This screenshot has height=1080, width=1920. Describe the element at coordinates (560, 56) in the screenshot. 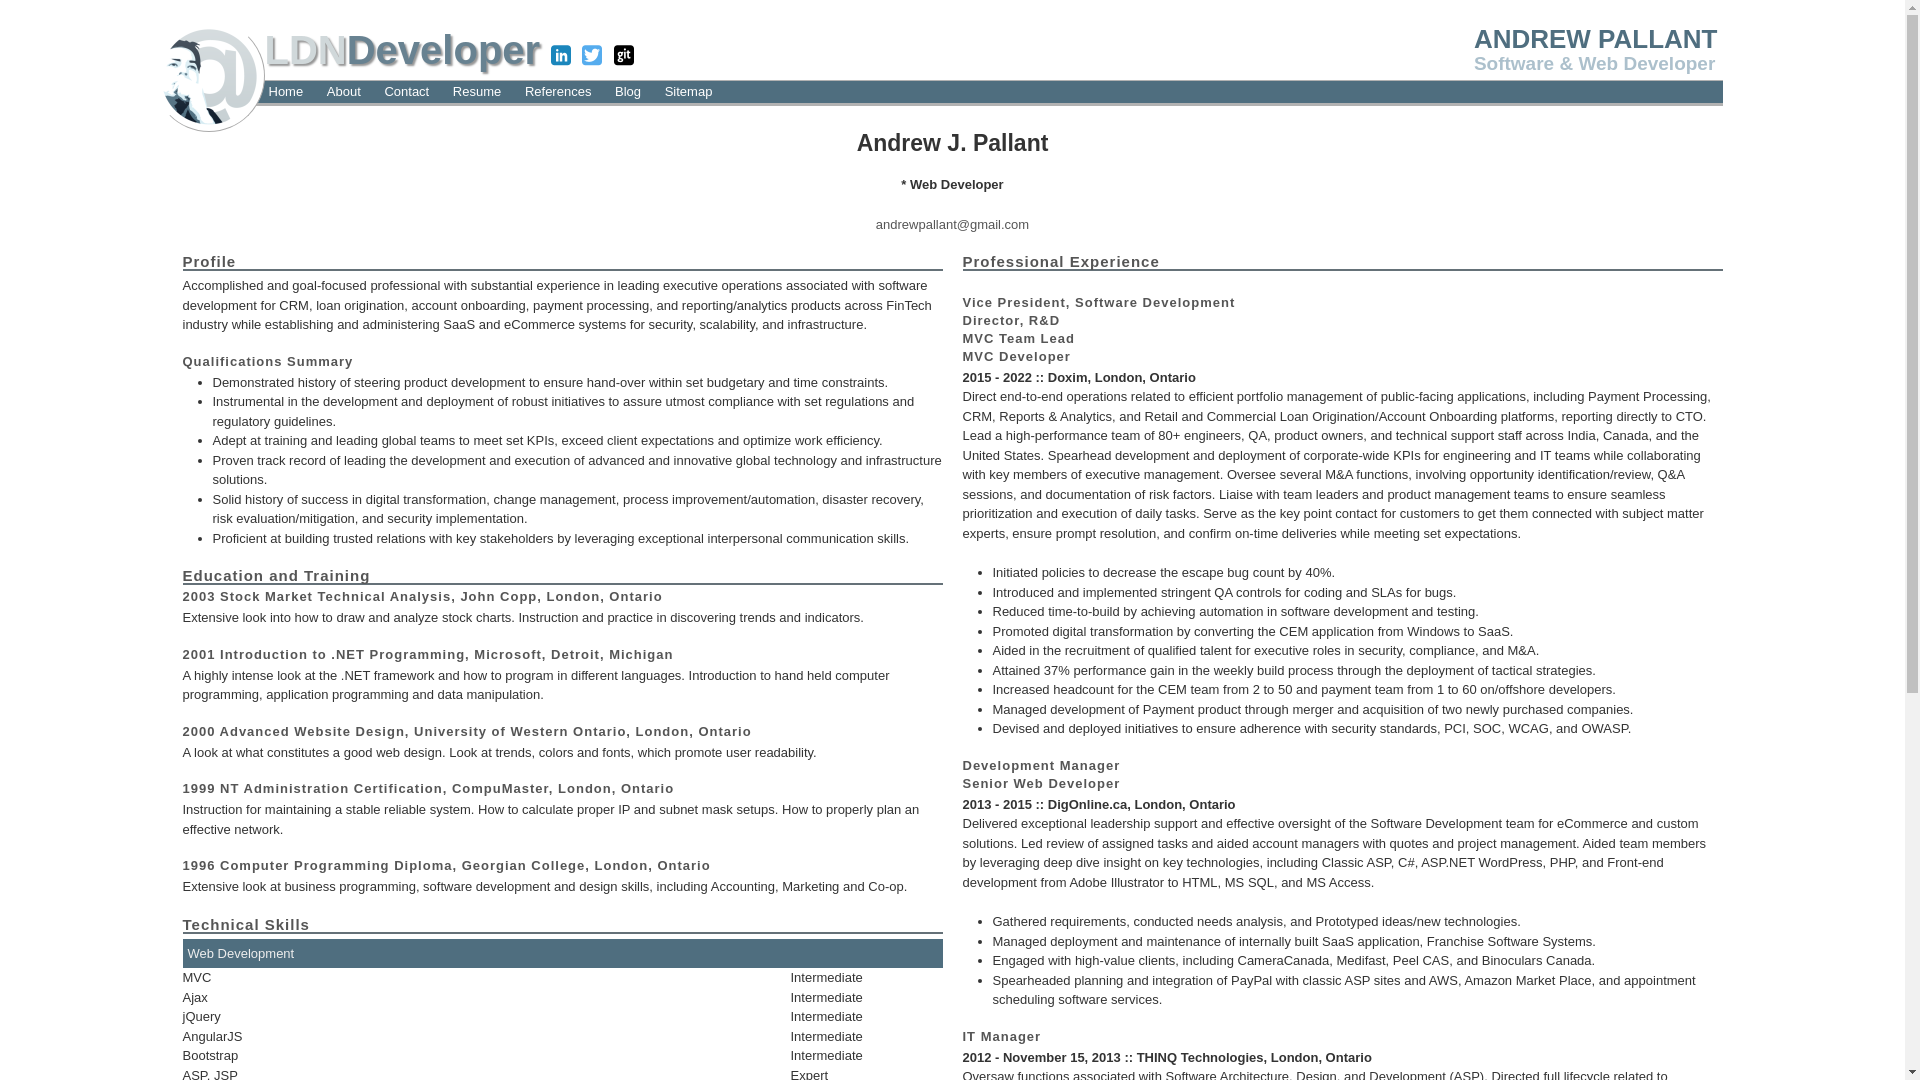

I see `'Click For My LinkedIn Profile'` at that location.